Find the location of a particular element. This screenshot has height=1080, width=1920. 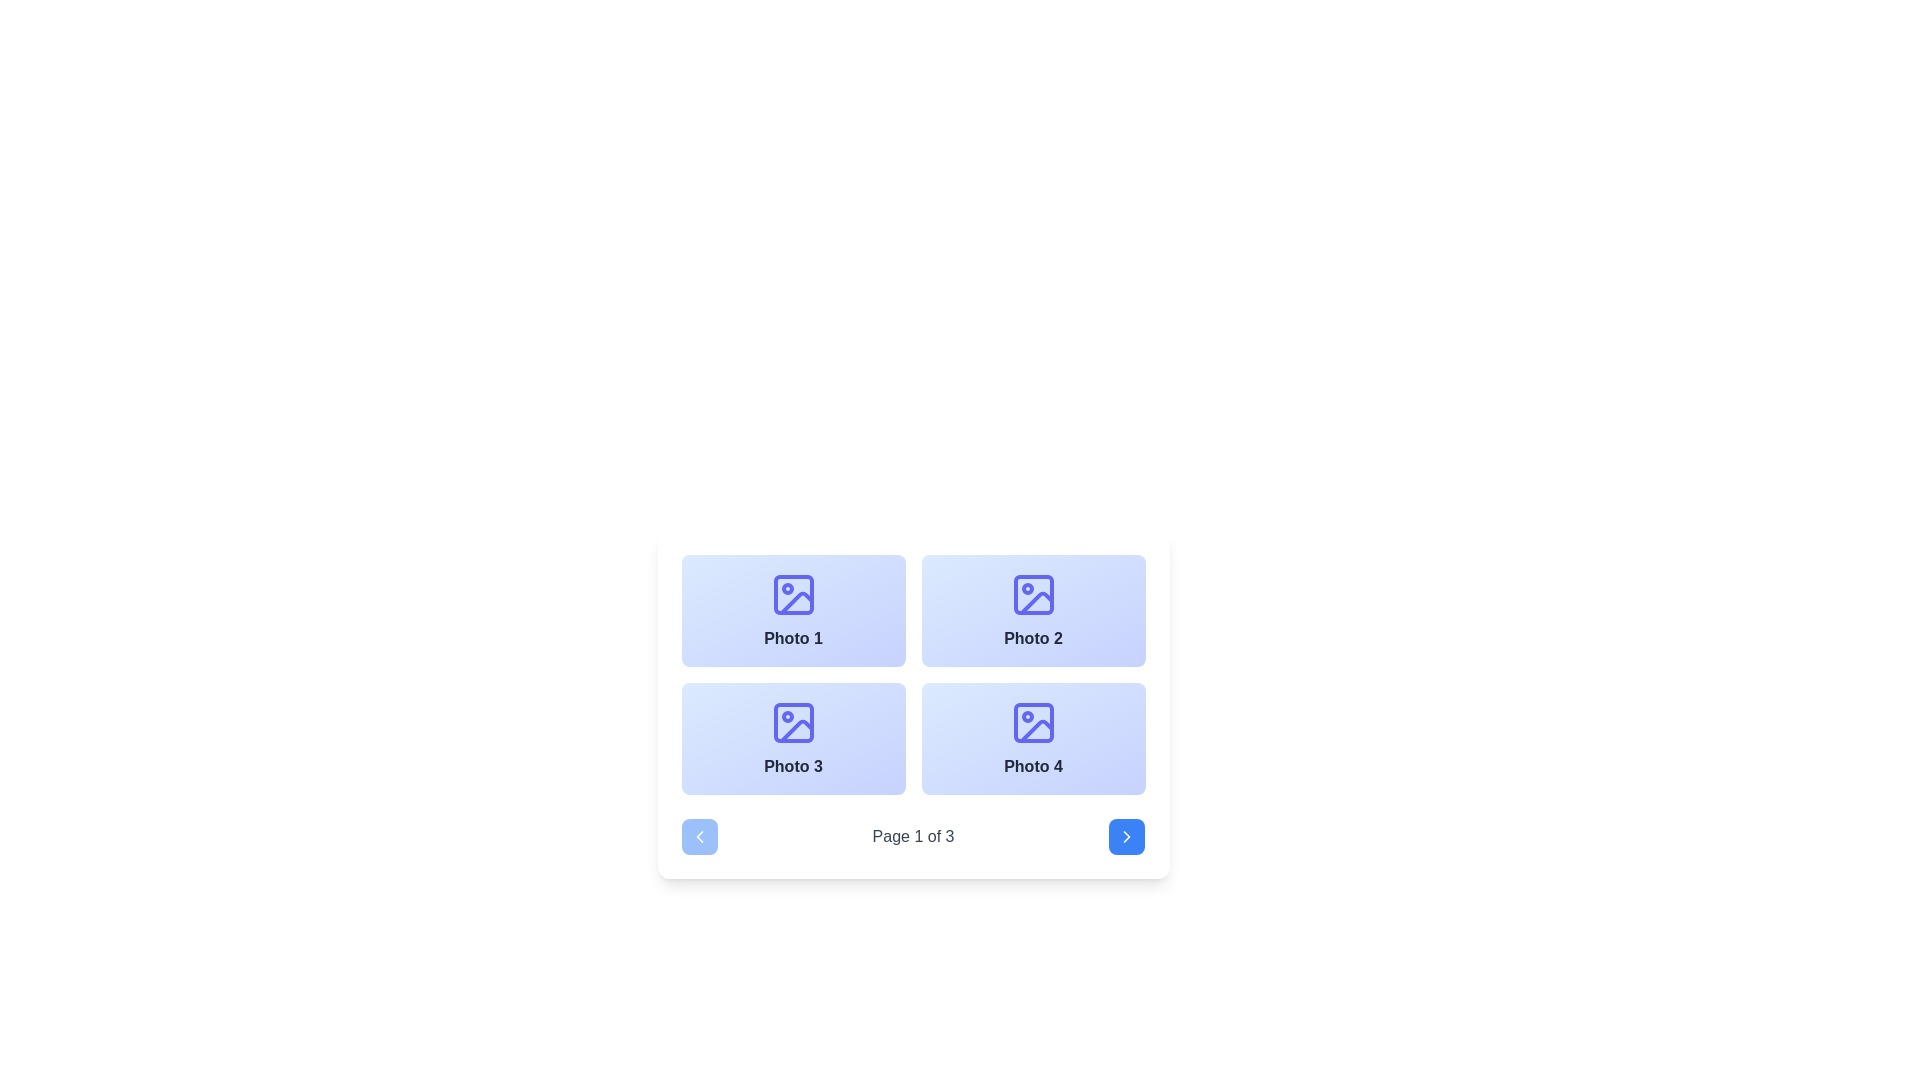

the icon representing the image or photo within the first card labeled 'Photo 1' in the upper-left quadrant of the interface is located at coordinates (792, 593).